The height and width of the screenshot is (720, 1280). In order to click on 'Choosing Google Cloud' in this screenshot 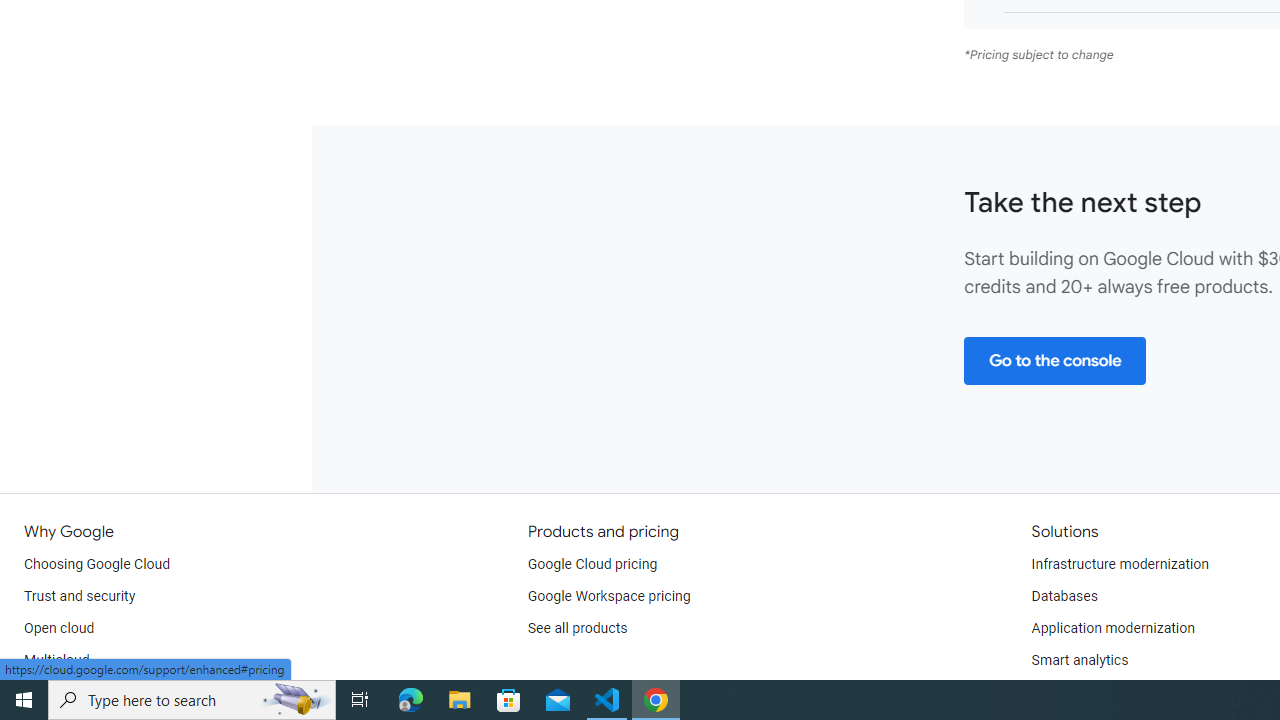, I will do `click(96, 564)`.